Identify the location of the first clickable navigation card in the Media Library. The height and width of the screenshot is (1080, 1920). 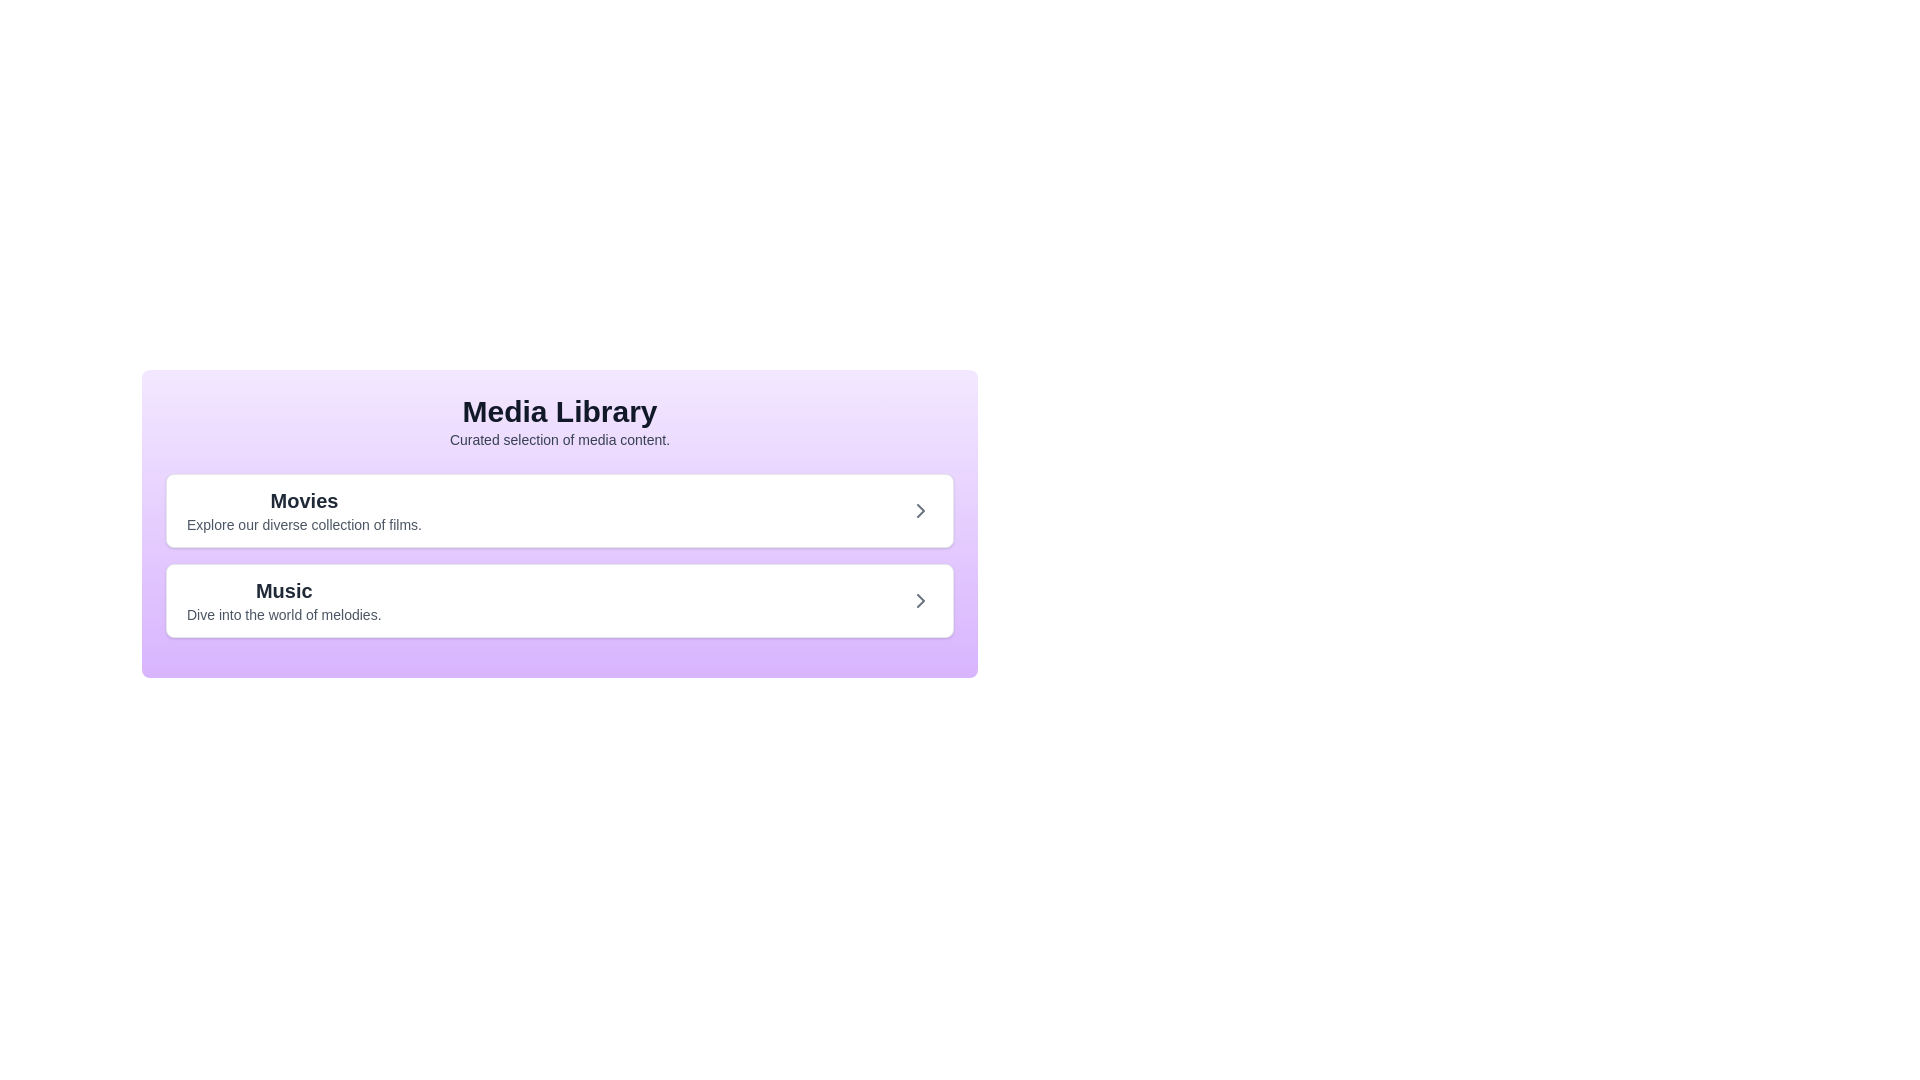
(560, 509).